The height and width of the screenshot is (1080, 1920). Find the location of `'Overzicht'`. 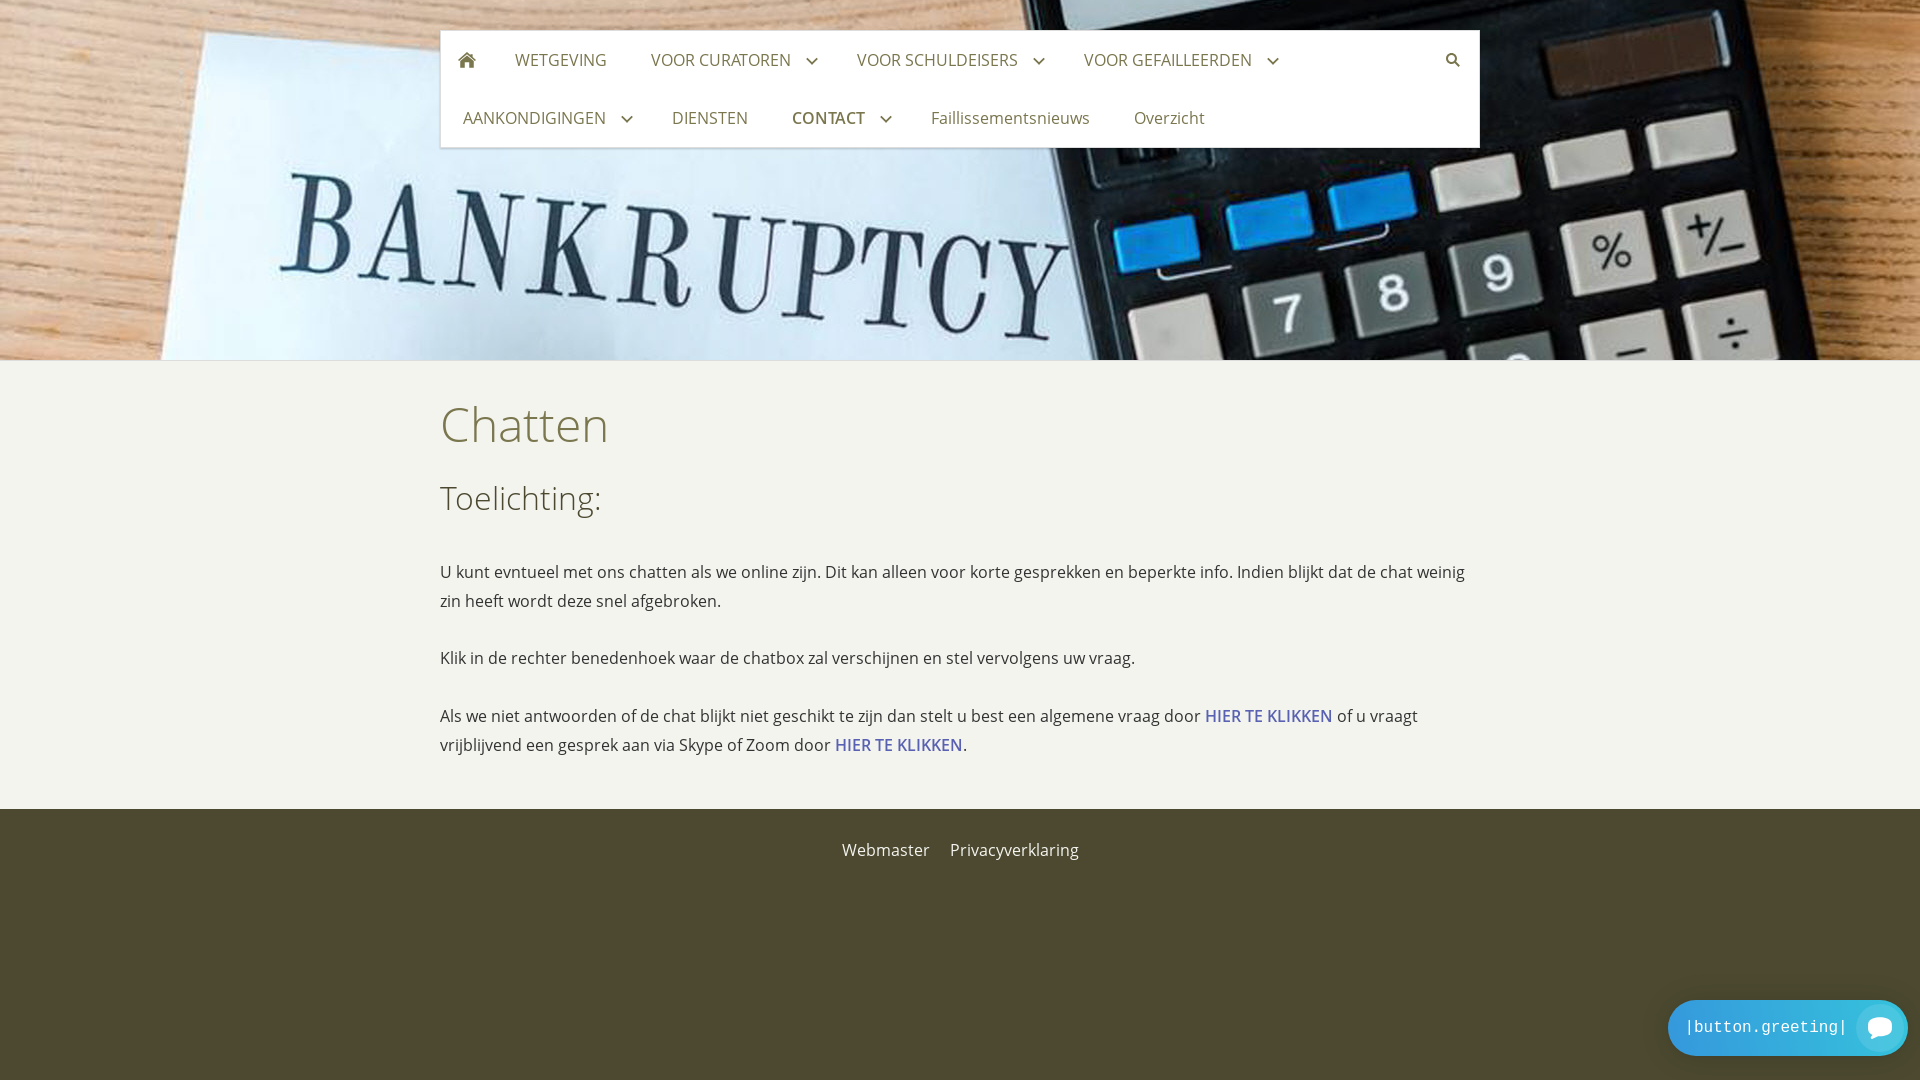

'Overzicht' is located at coordinates (1169, 118).